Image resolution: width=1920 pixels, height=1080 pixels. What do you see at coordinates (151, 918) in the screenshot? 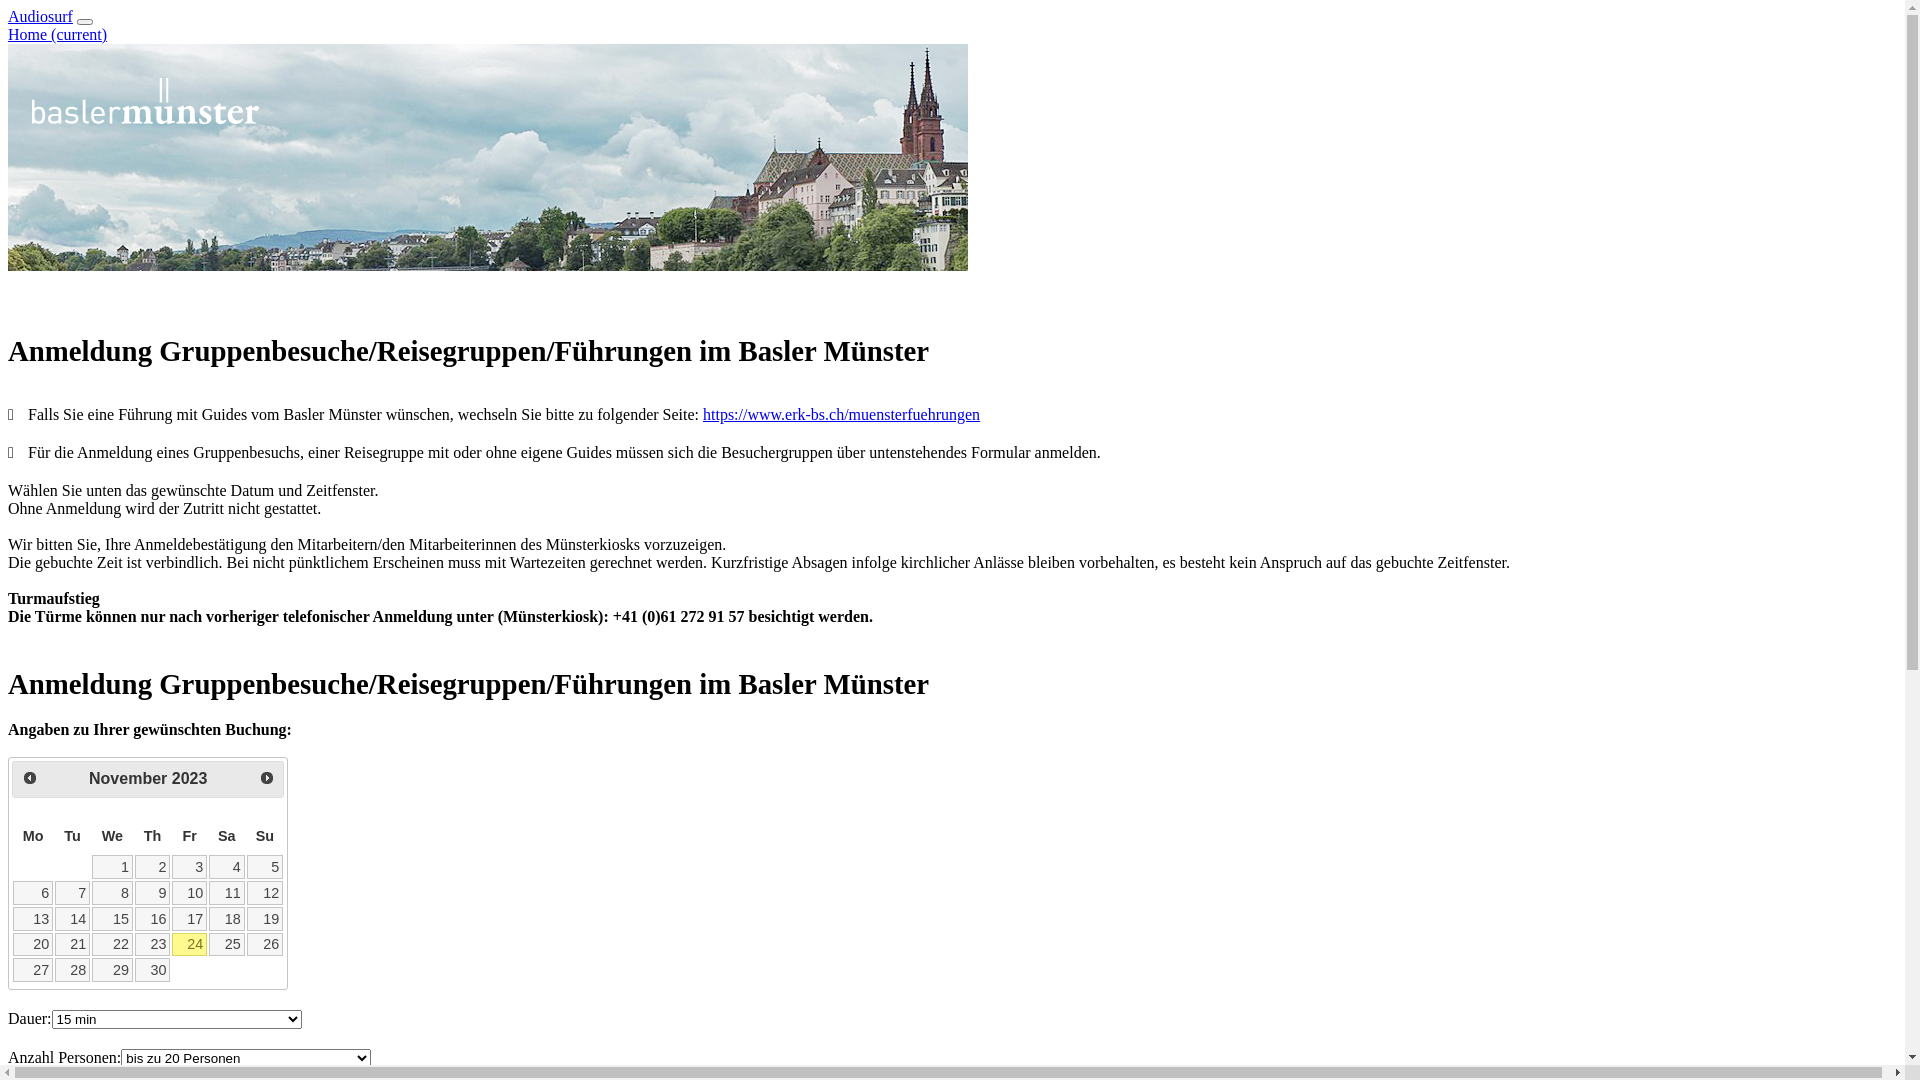
I see `'16'` at bounding box center [151, 918].